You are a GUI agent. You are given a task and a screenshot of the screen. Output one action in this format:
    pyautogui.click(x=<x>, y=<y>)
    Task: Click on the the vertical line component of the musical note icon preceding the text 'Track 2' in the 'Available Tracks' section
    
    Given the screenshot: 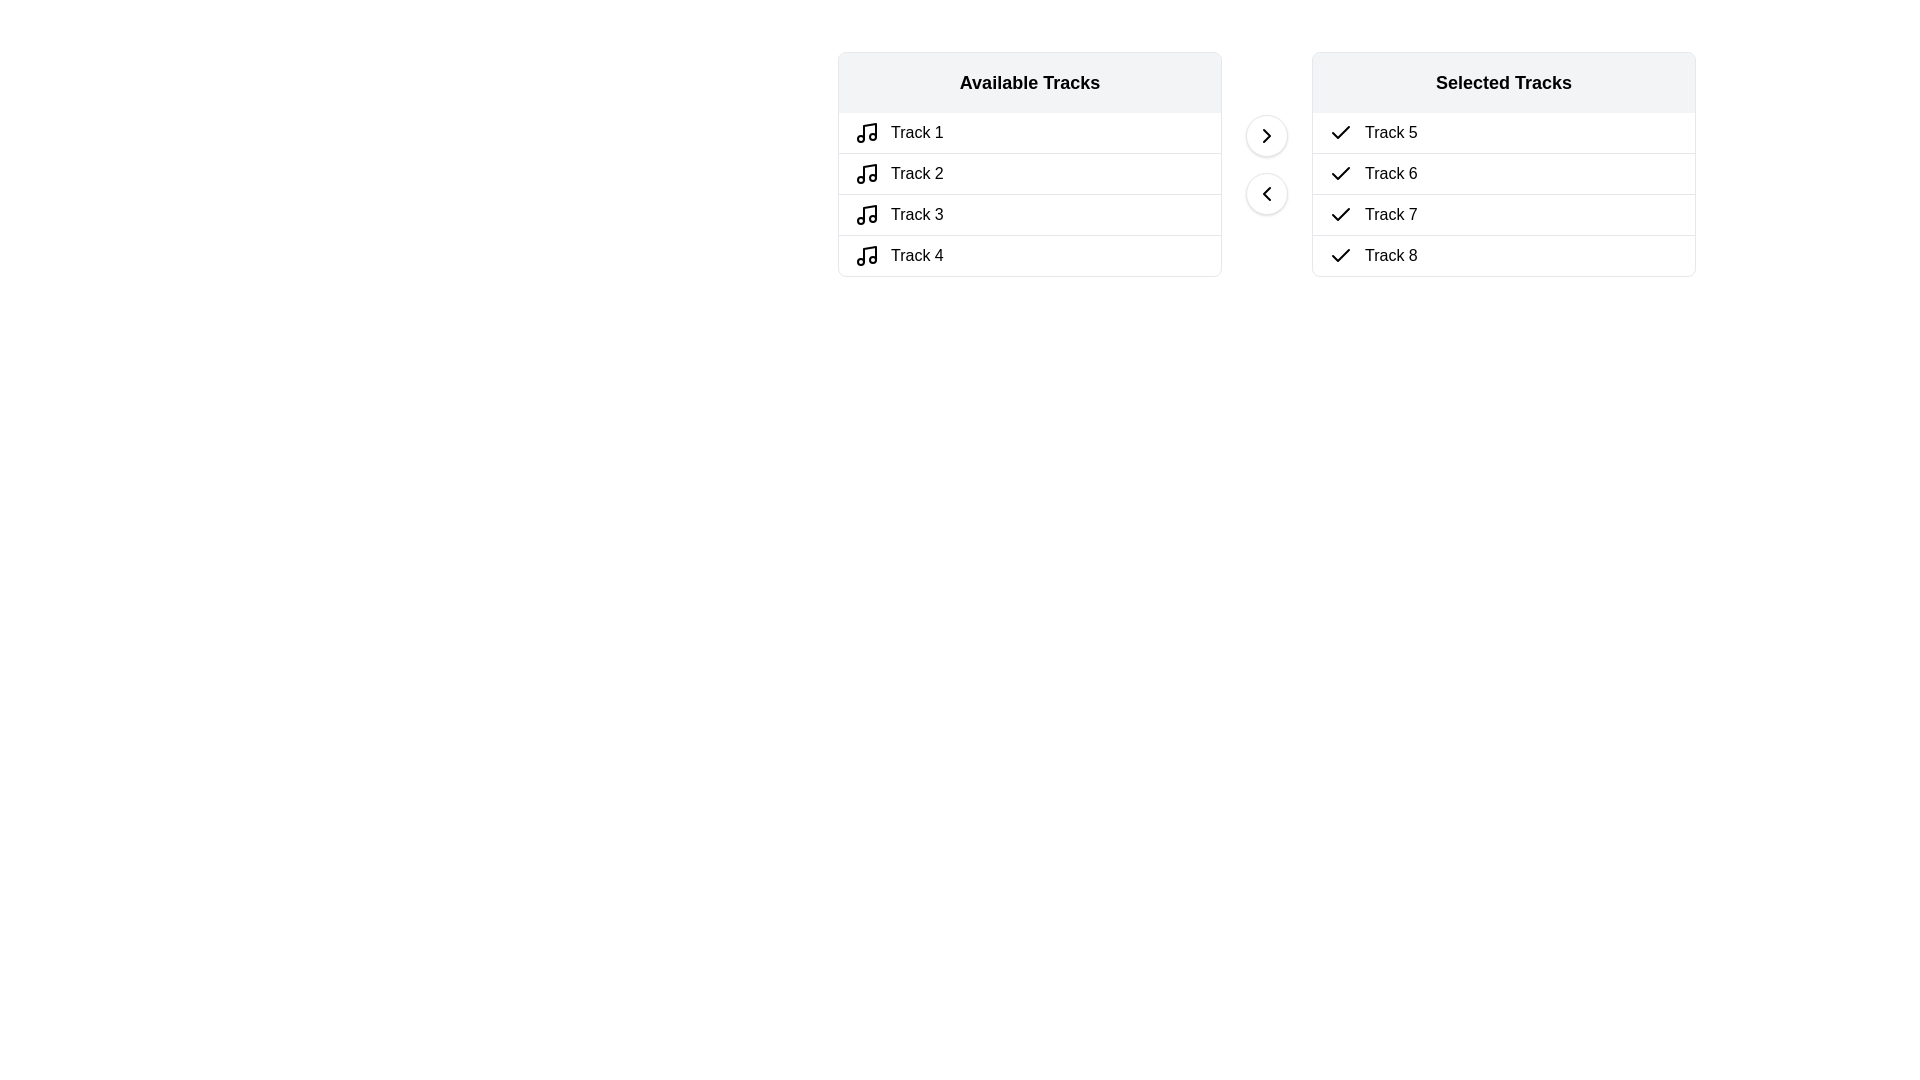 What is the action you would take?
    pyautogui.click(x=869, y=171)
    